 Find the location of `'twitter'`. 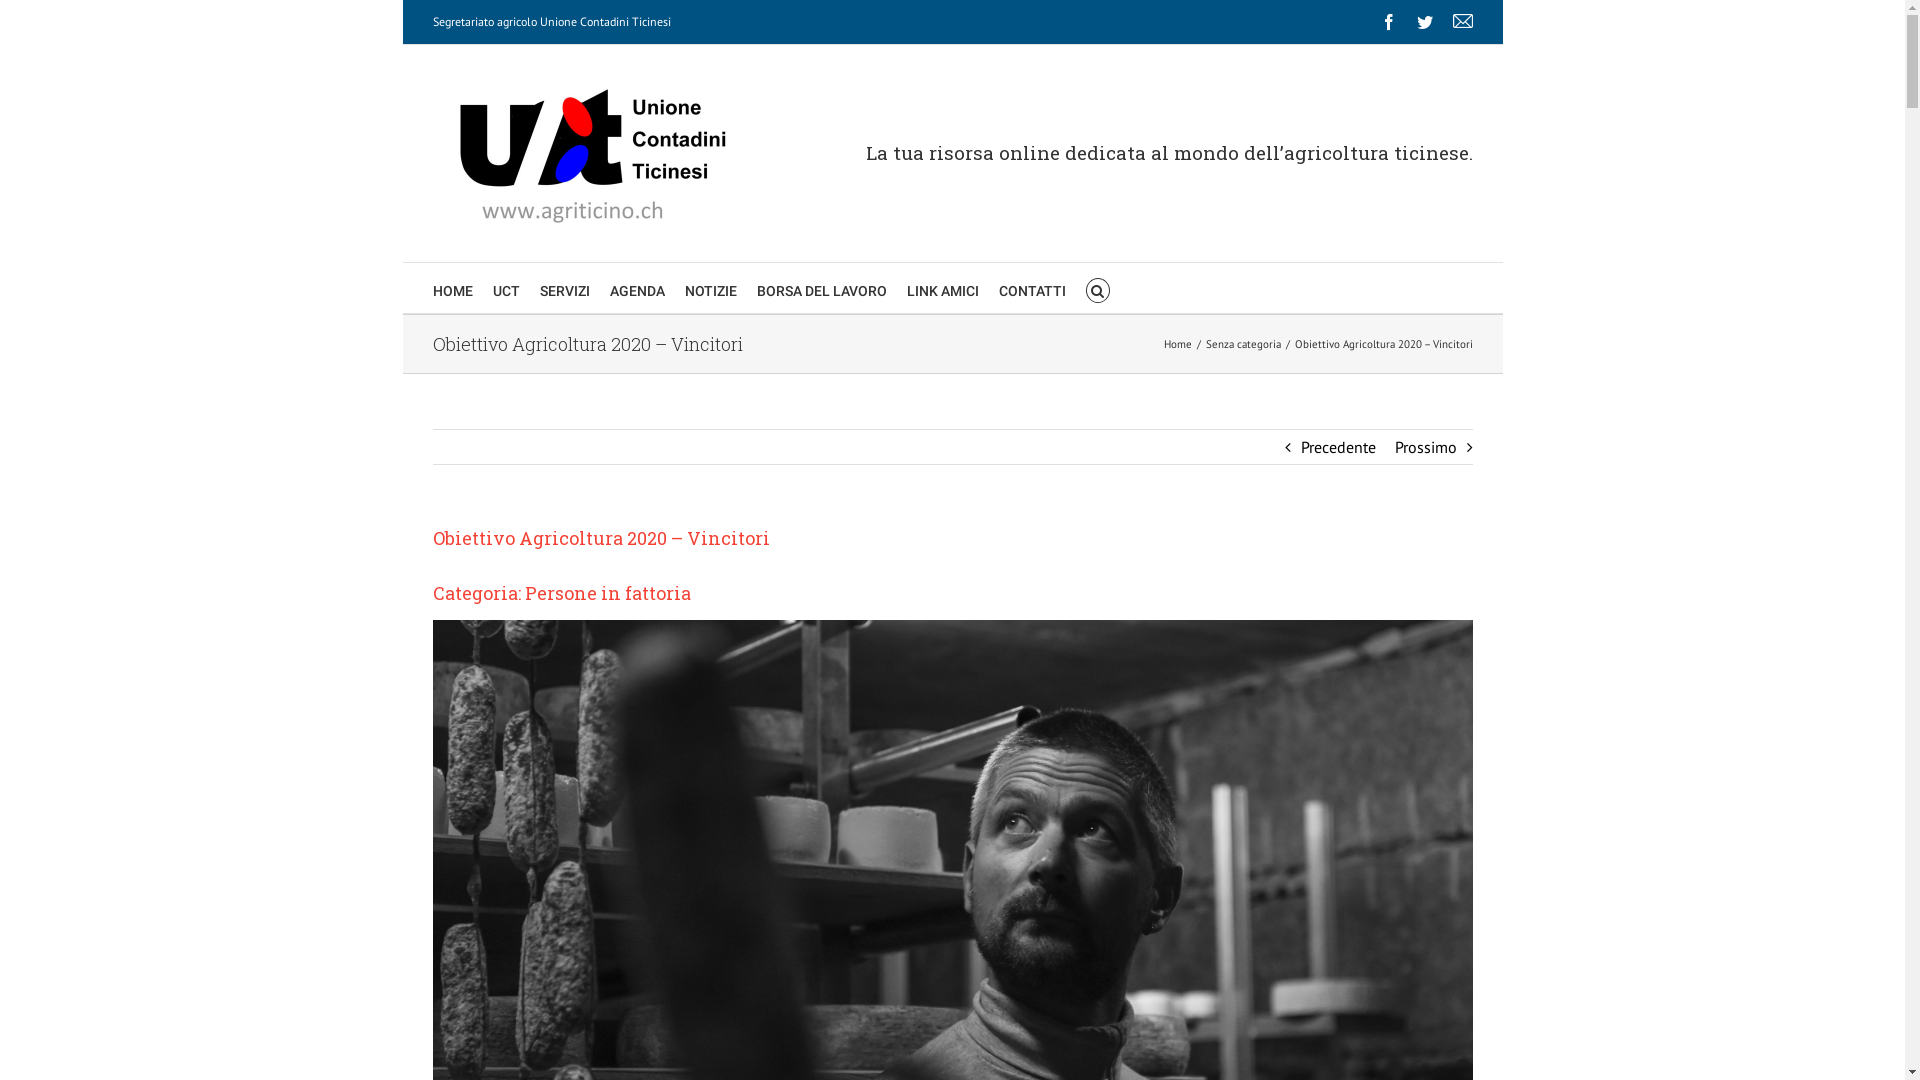

'twitter' is located at coordinates (1423, 22).